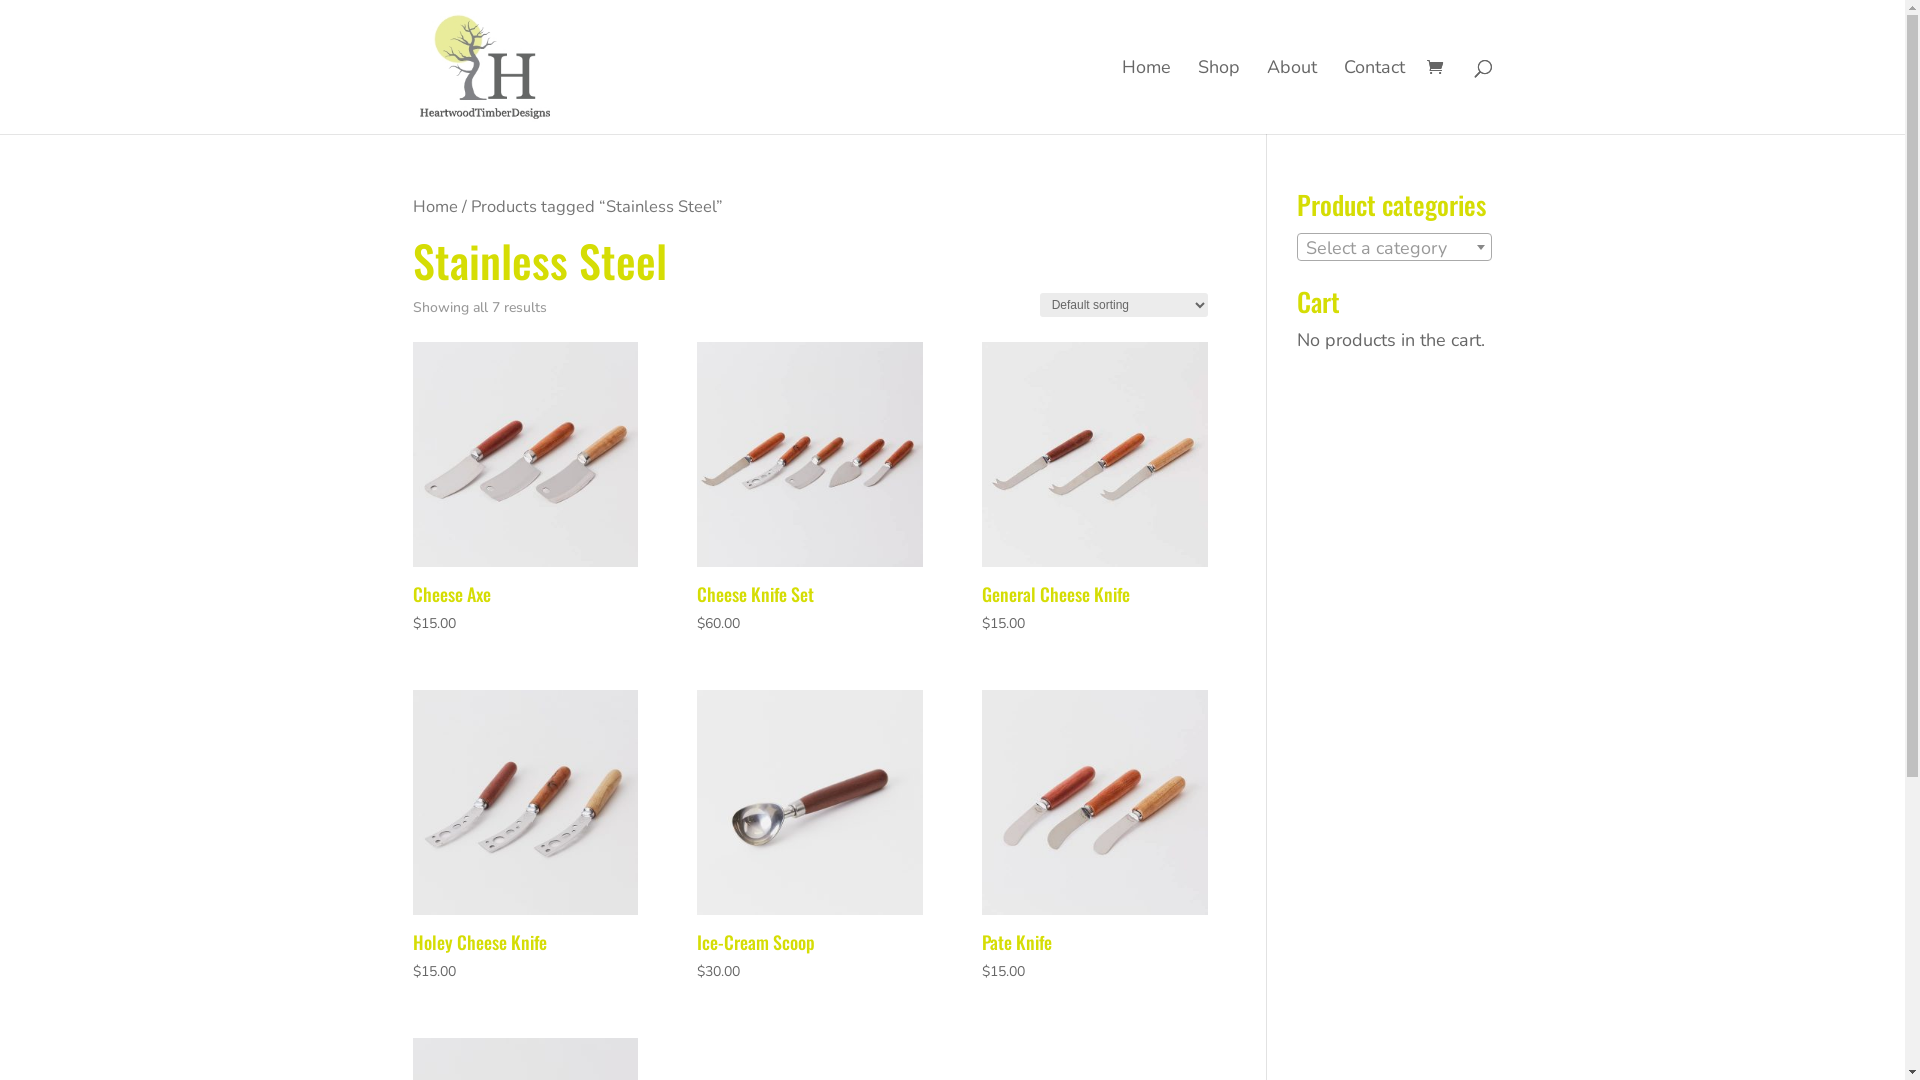 The height and width of the screenshot is (1080, 1920). I want to click on 'Shop', so click(1218, 96).